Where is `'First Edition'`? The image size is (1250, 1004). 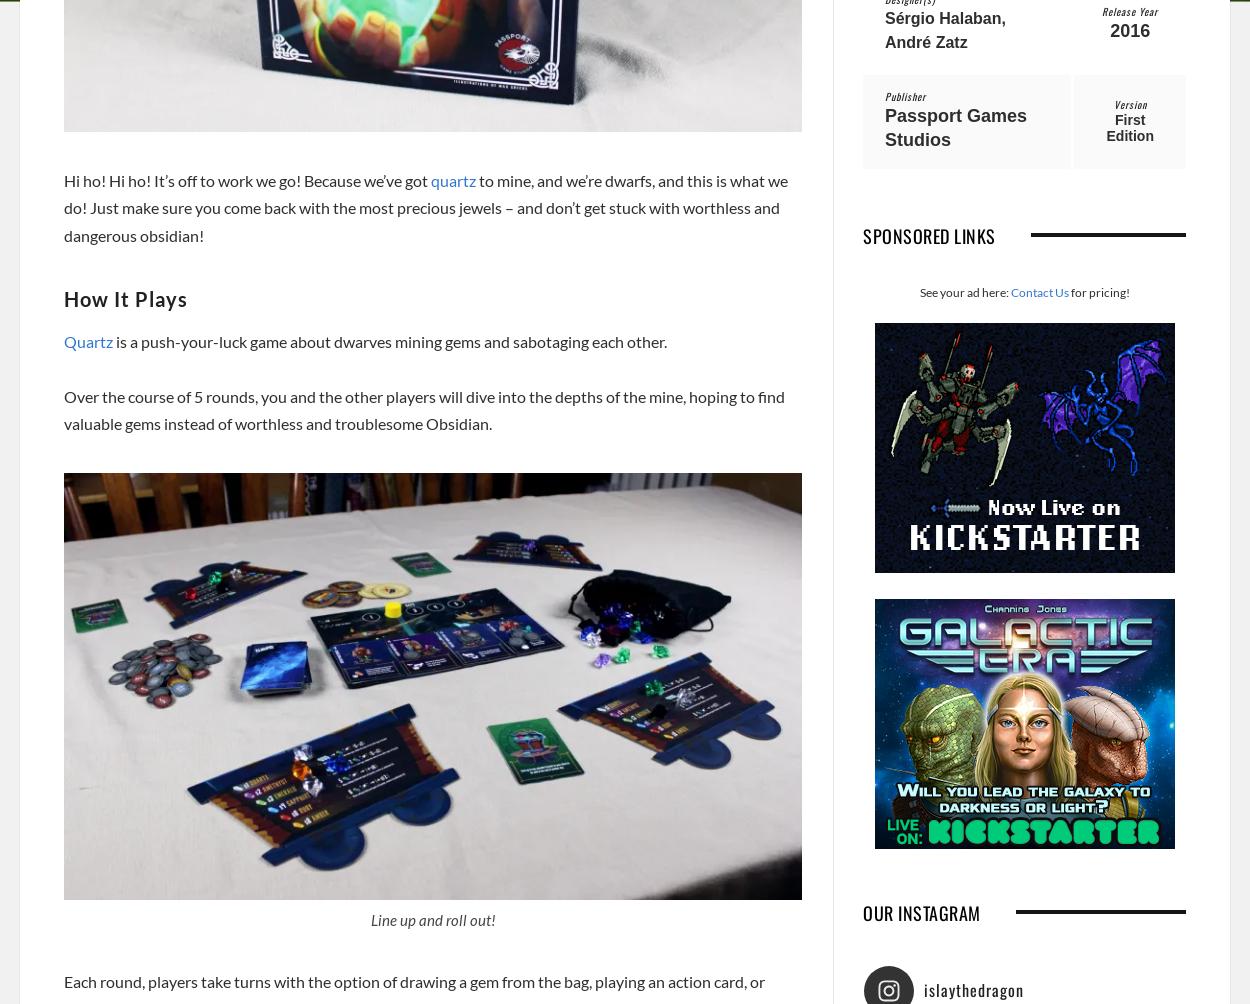 'First Edition' is located at coordinates (1129, 126).